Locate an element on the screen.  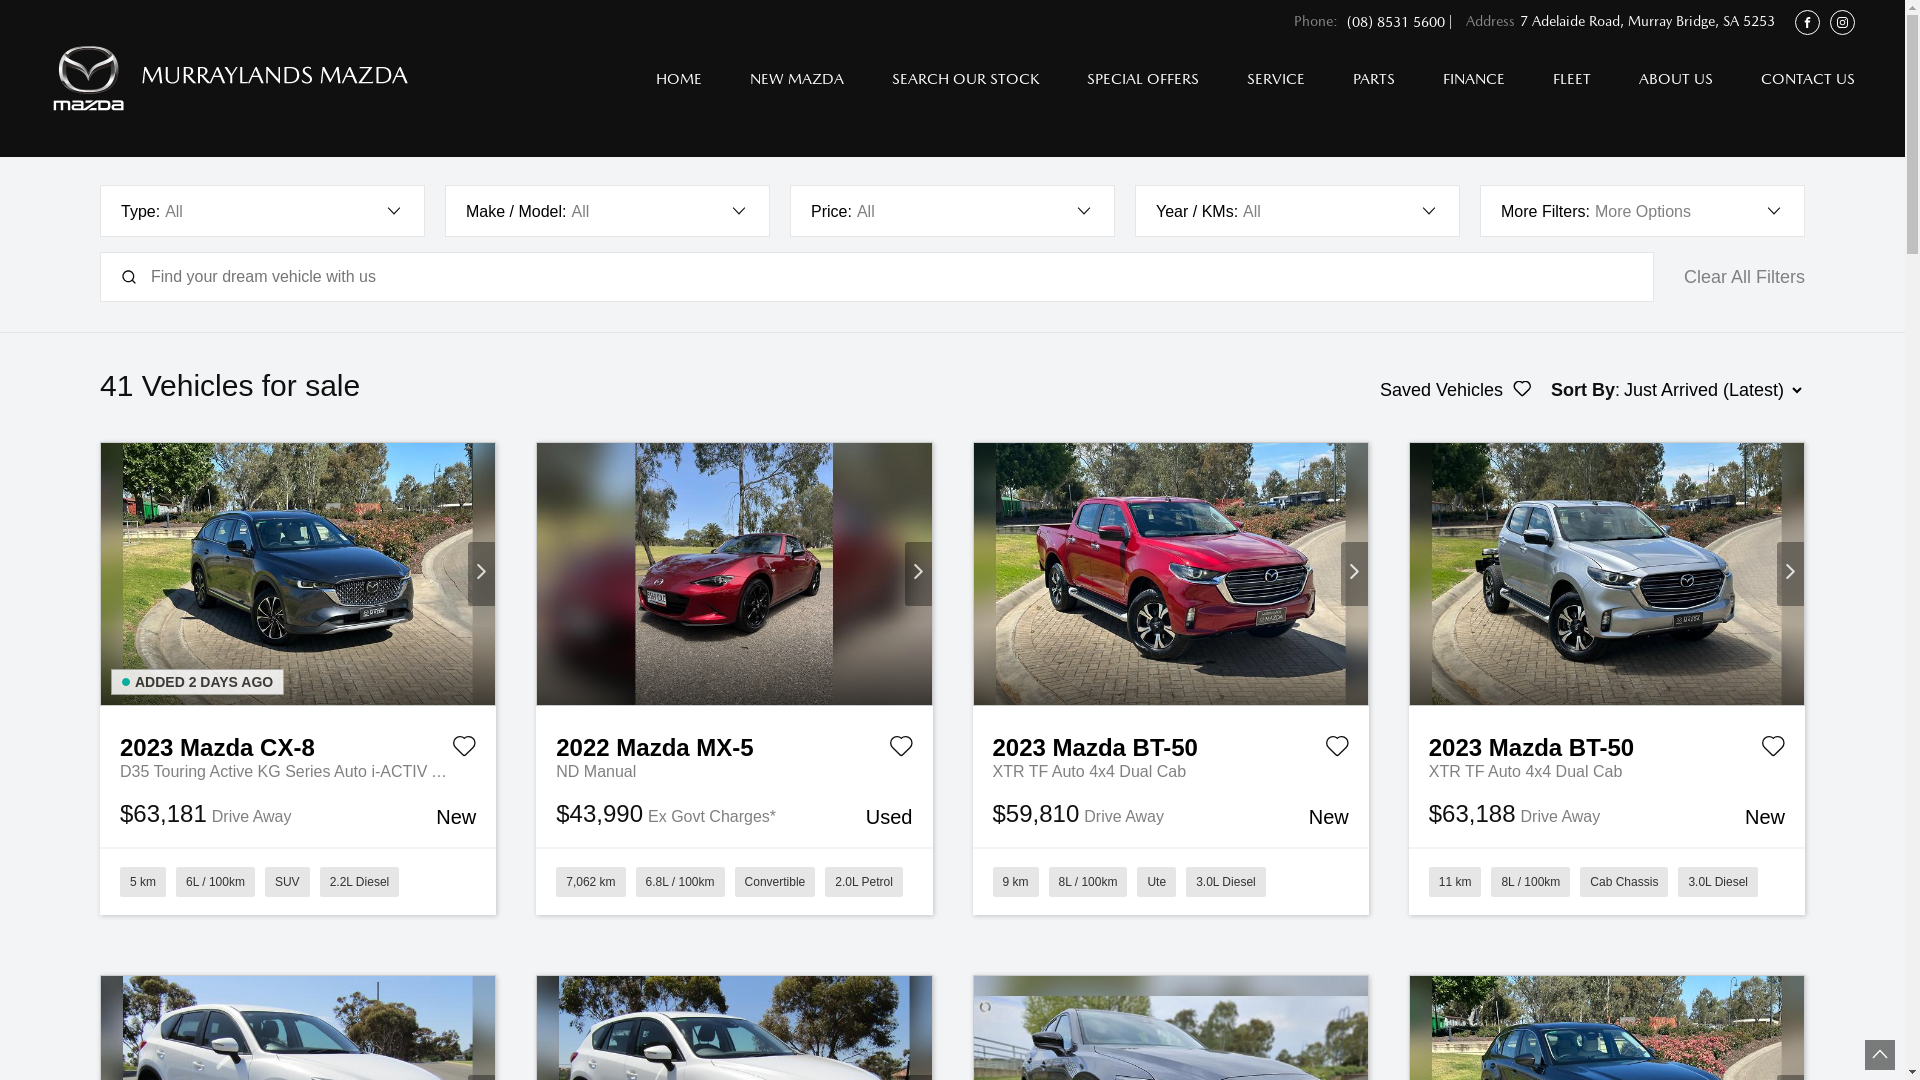
'SEARCH OUR STOCK' is located at coordinates (965, 77).